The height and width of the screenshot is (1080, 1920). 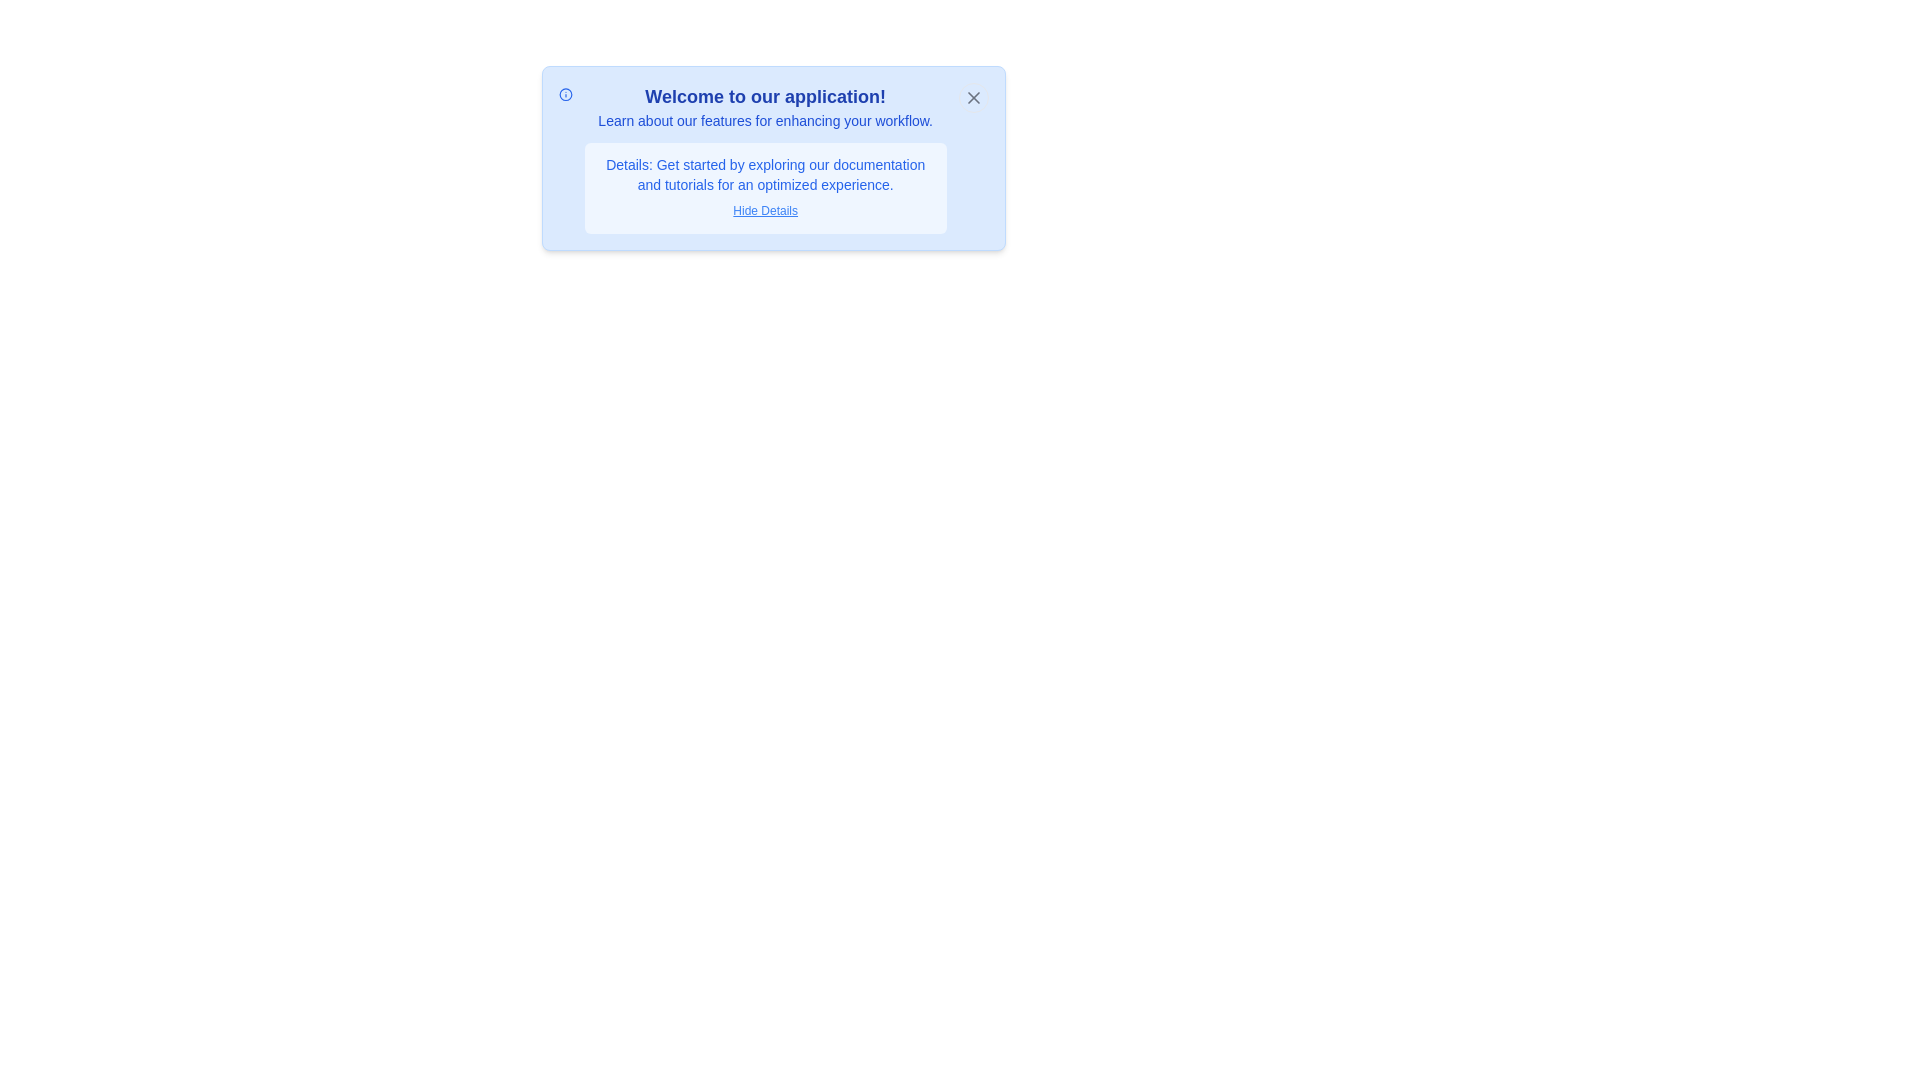 I want to click on 'Hide Details' button to hide the details section, so click(x=764, y=211).